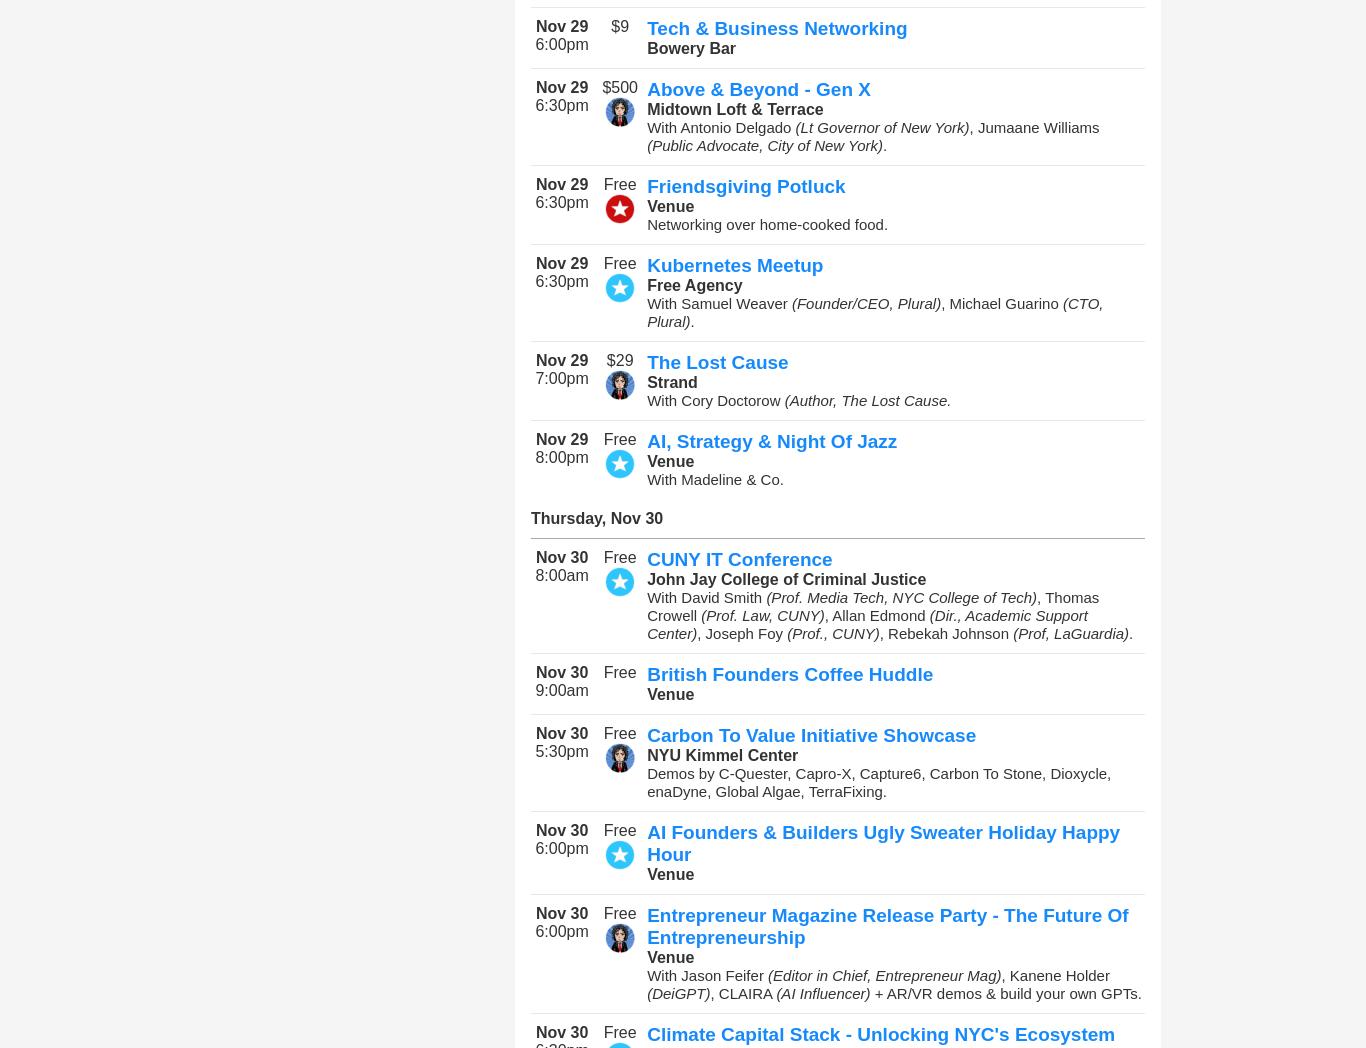 The height and width of the screenshot is (1048, 1366). Describe the element at coordinates (707, 974) in the screenshot. I see `'With Jason Feifer'` at that location.